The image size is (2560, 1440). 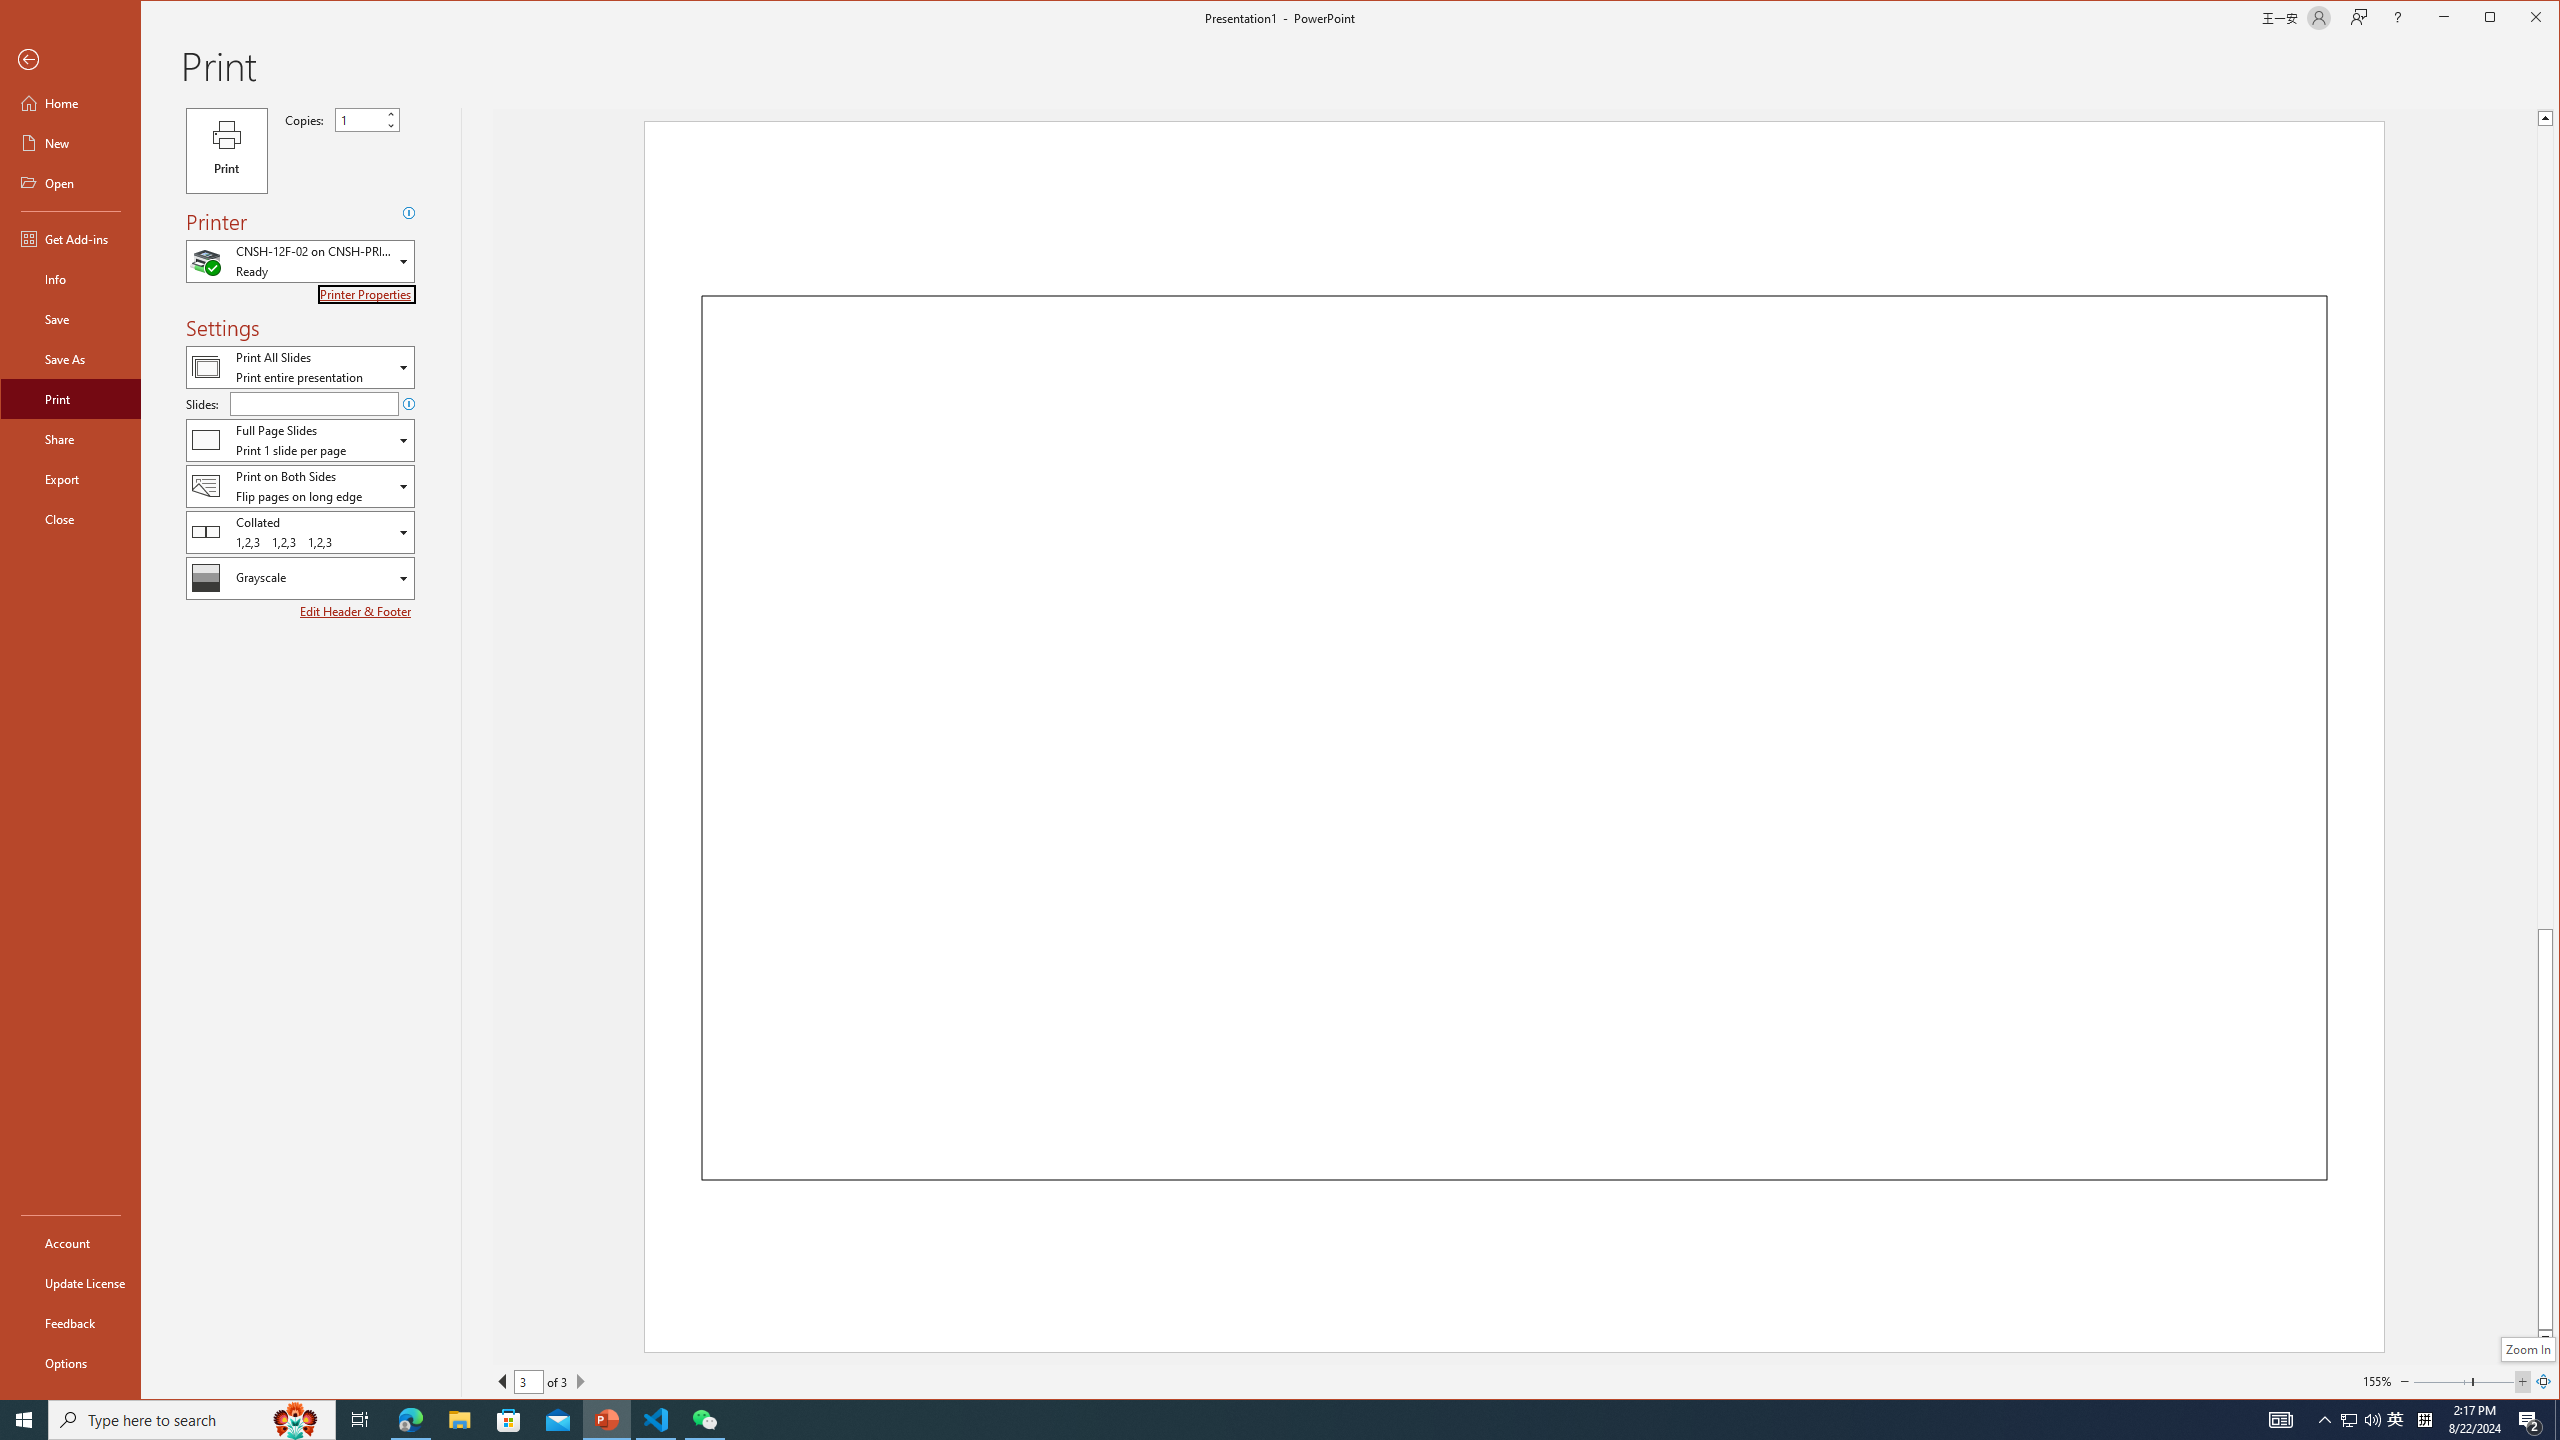 What do you see at coordinates (2441, 1380) in the screenshot?
I see `'Page left'` at bounding box center [2441, 1380].